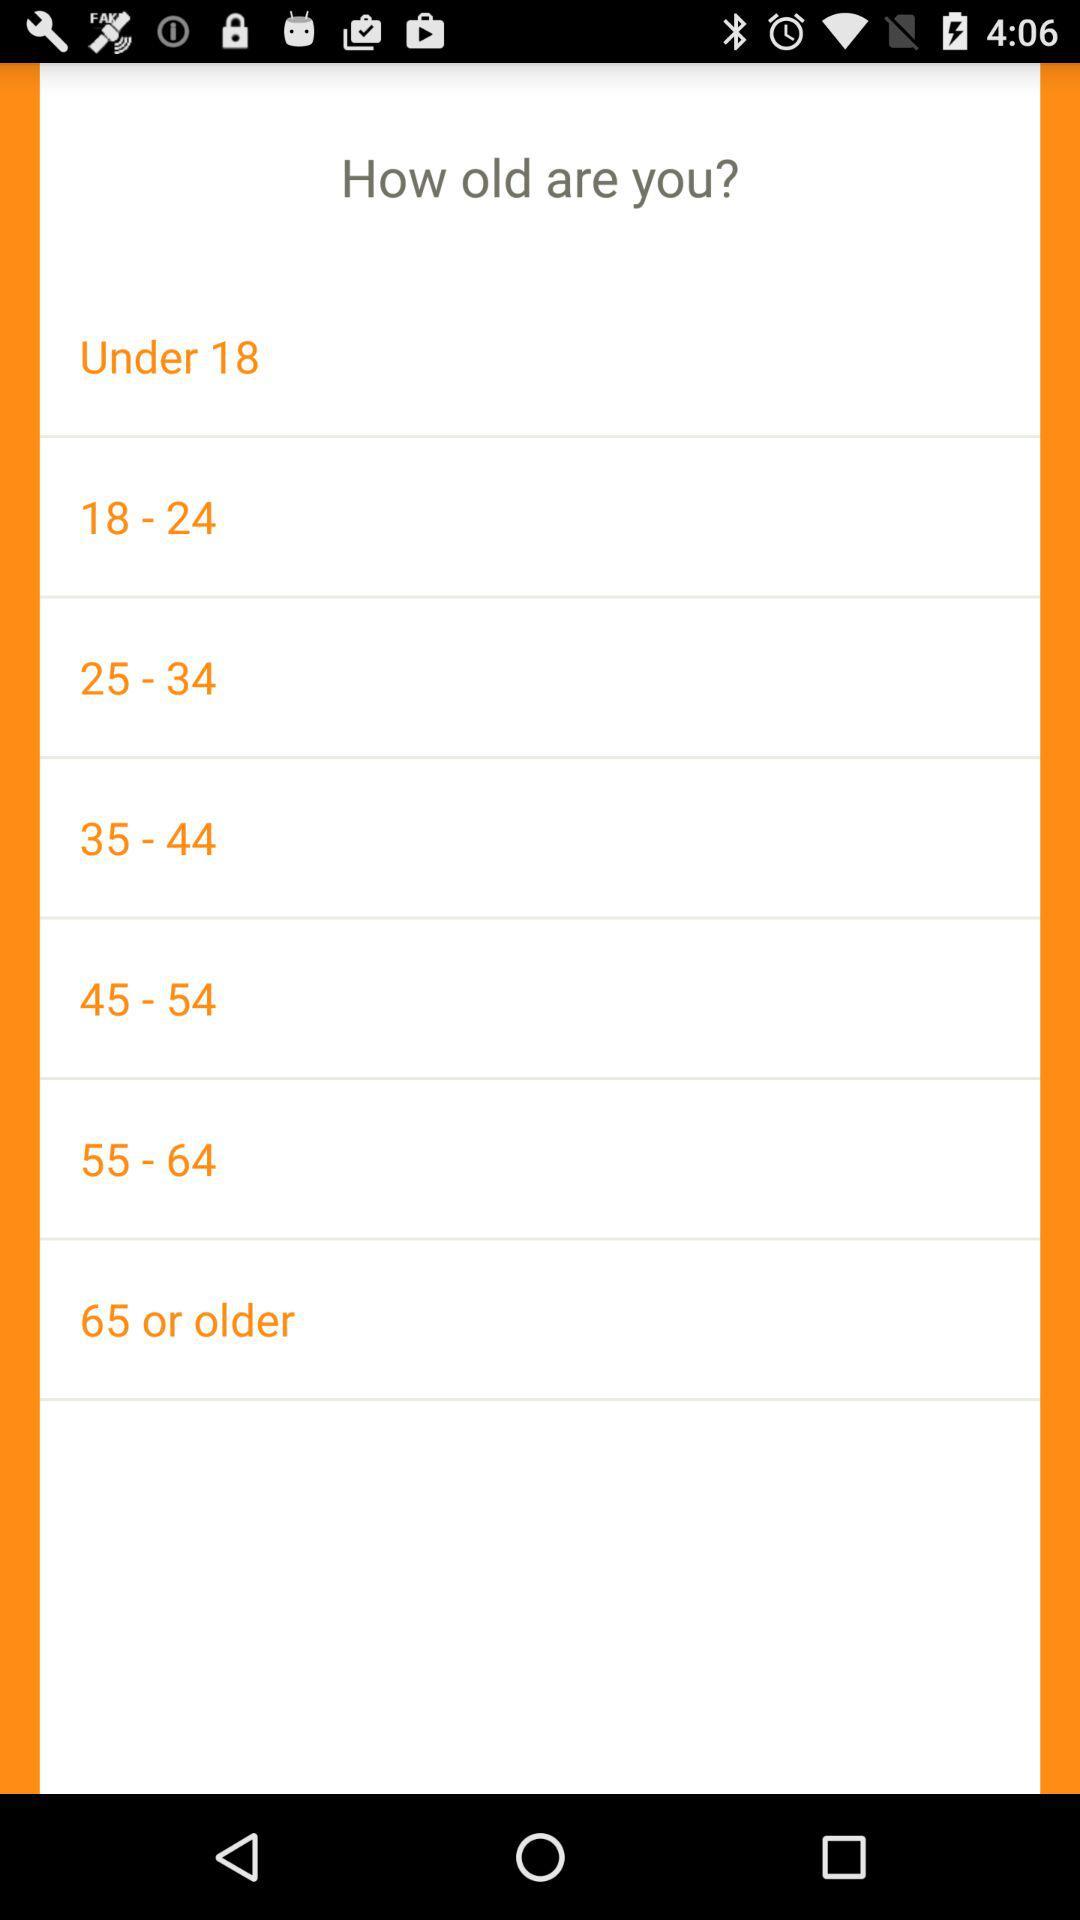 This screenshot has width=1080, height=1920. Describe the element at coordinates (540, 677) in the screenshot. I see `the item below 18 - 24 app` at that location.